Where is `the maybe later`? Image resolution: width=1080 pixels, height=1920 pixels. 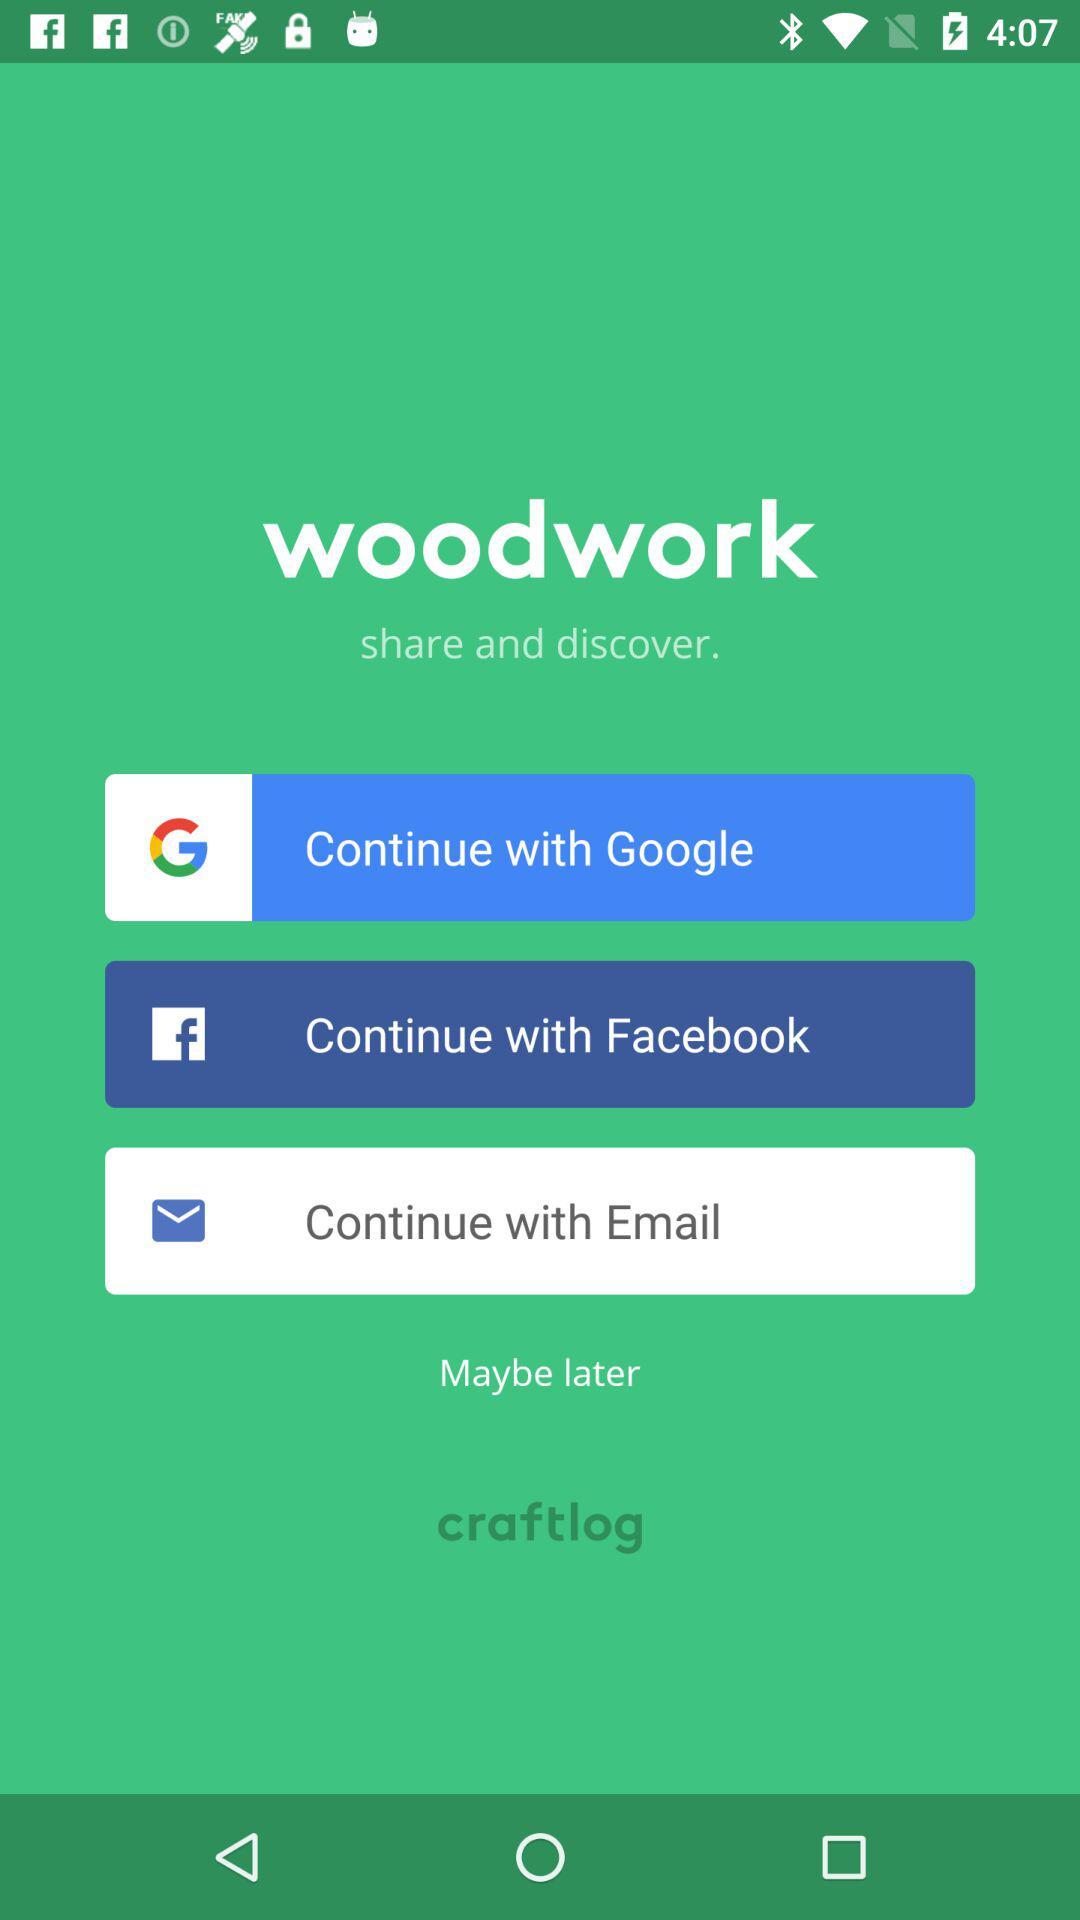
the maybe later is located at coordinates (538, 1370).